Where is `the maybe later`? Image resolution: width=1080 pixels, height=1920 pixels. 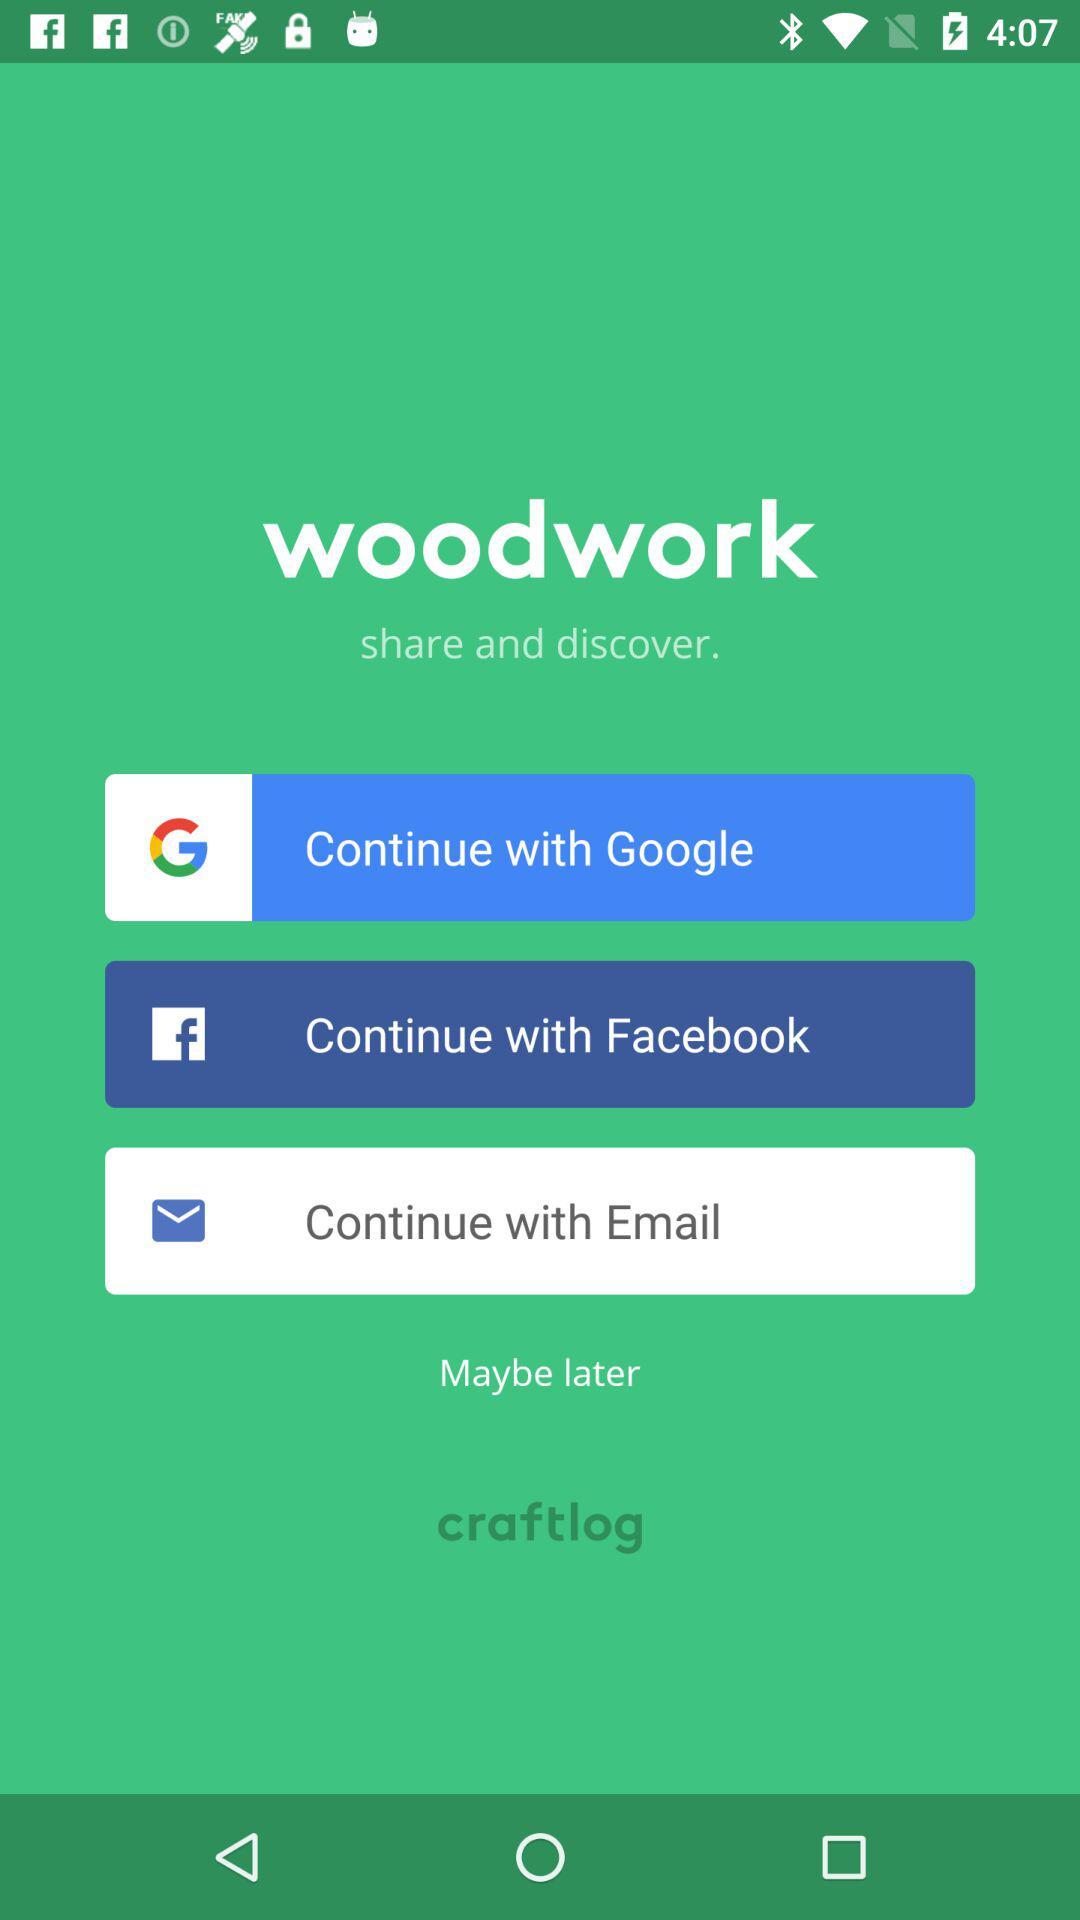
the maybe later is located at coordinates (538, 1370).